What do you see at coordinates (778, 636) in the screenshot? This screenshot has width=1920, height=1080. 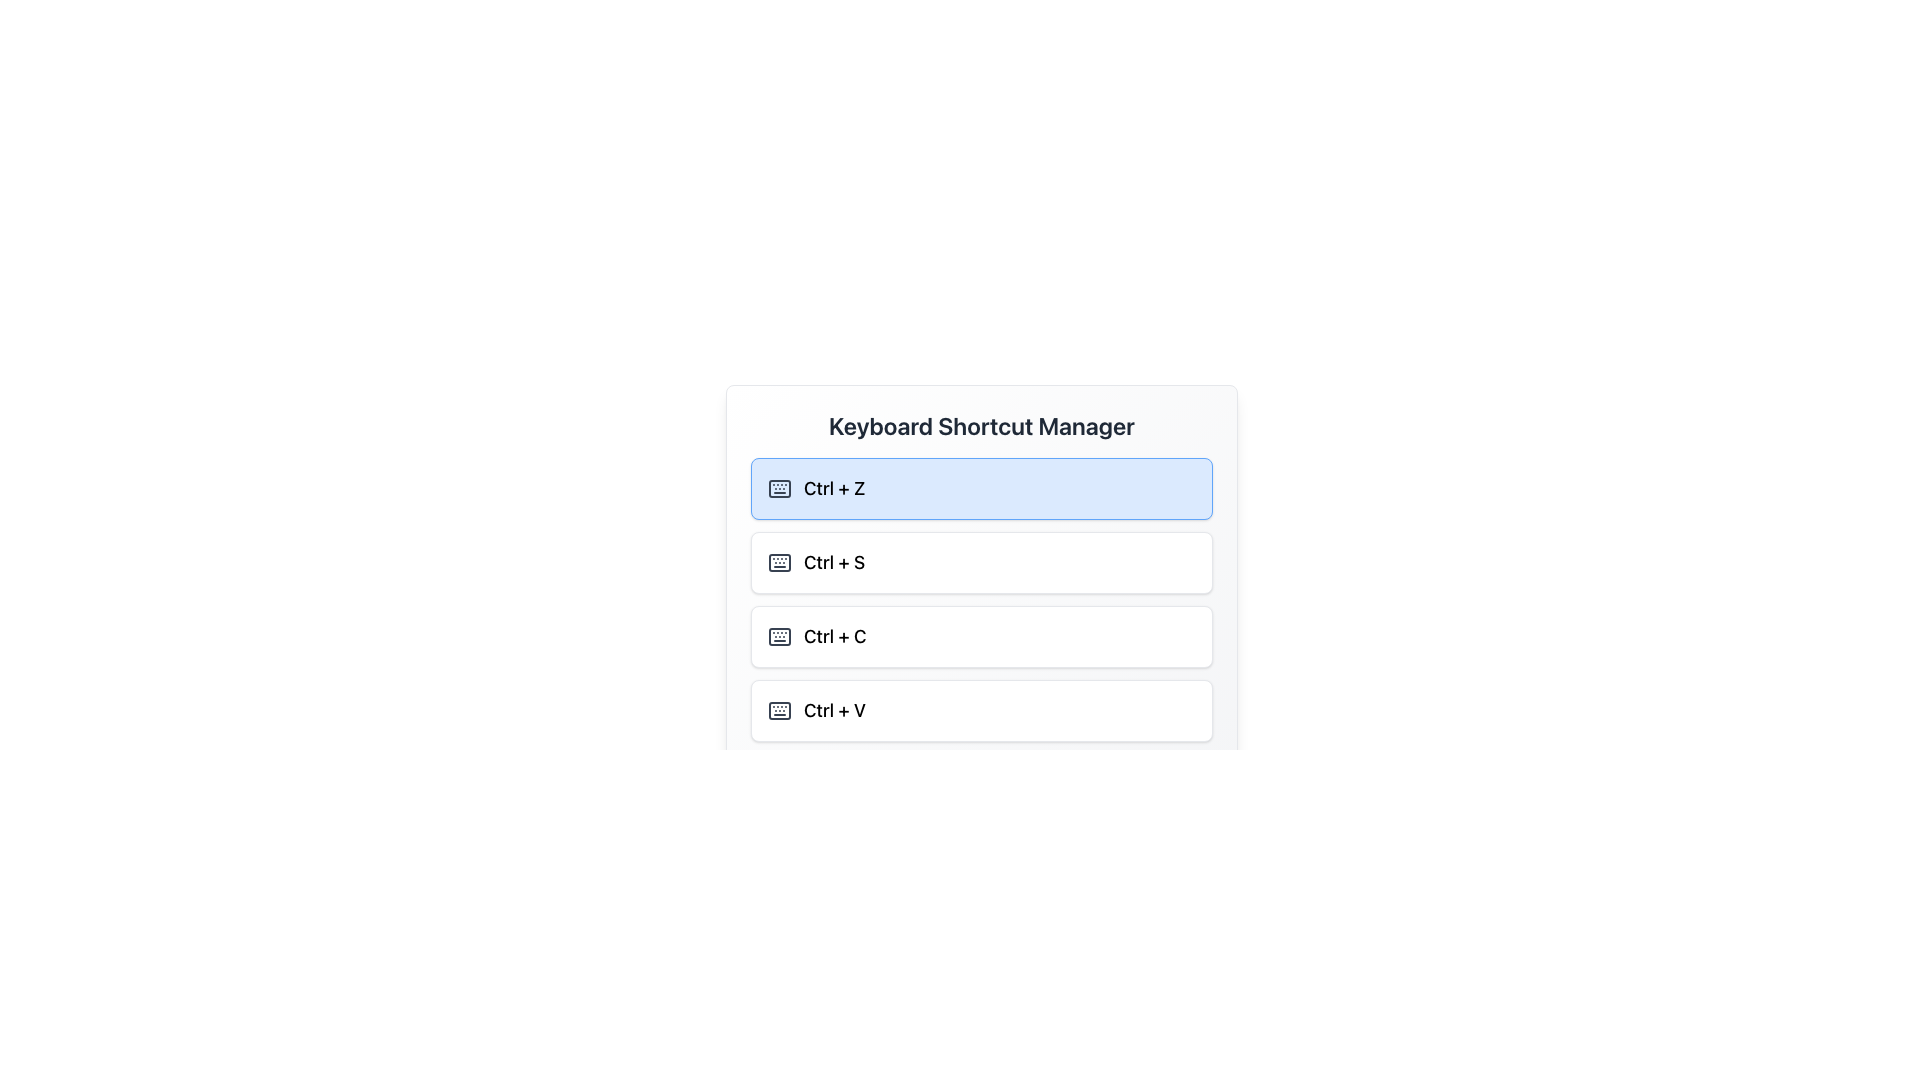 I see `the main rectangular body of the keyboard icon, which is styled in a neutral color scheme and centrally positioned among other graphical elements` at bounding box center [778, 636].